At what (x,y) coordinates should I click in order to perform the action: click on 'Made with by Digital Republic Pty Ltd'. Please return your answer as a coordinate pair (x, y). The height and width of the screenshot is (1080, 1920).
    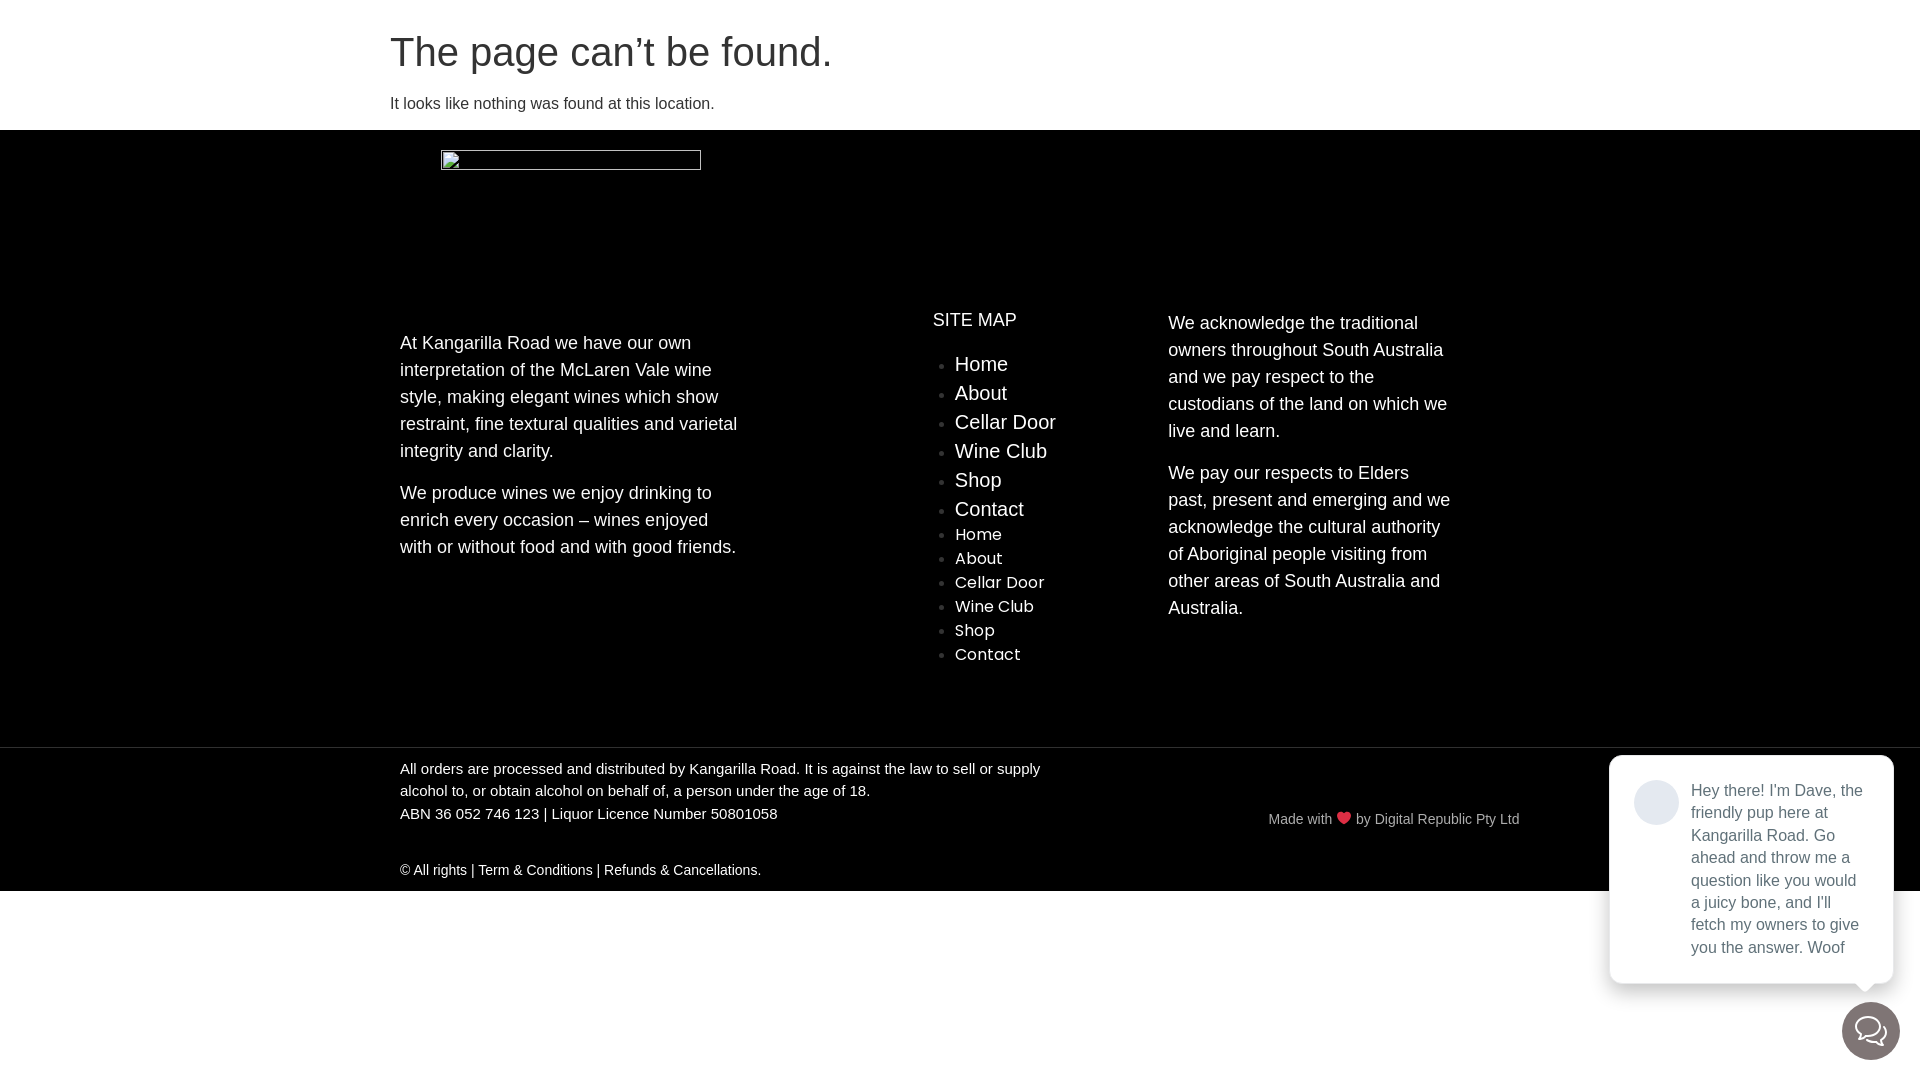
    Looking at the image, I should click on (1393, 818).